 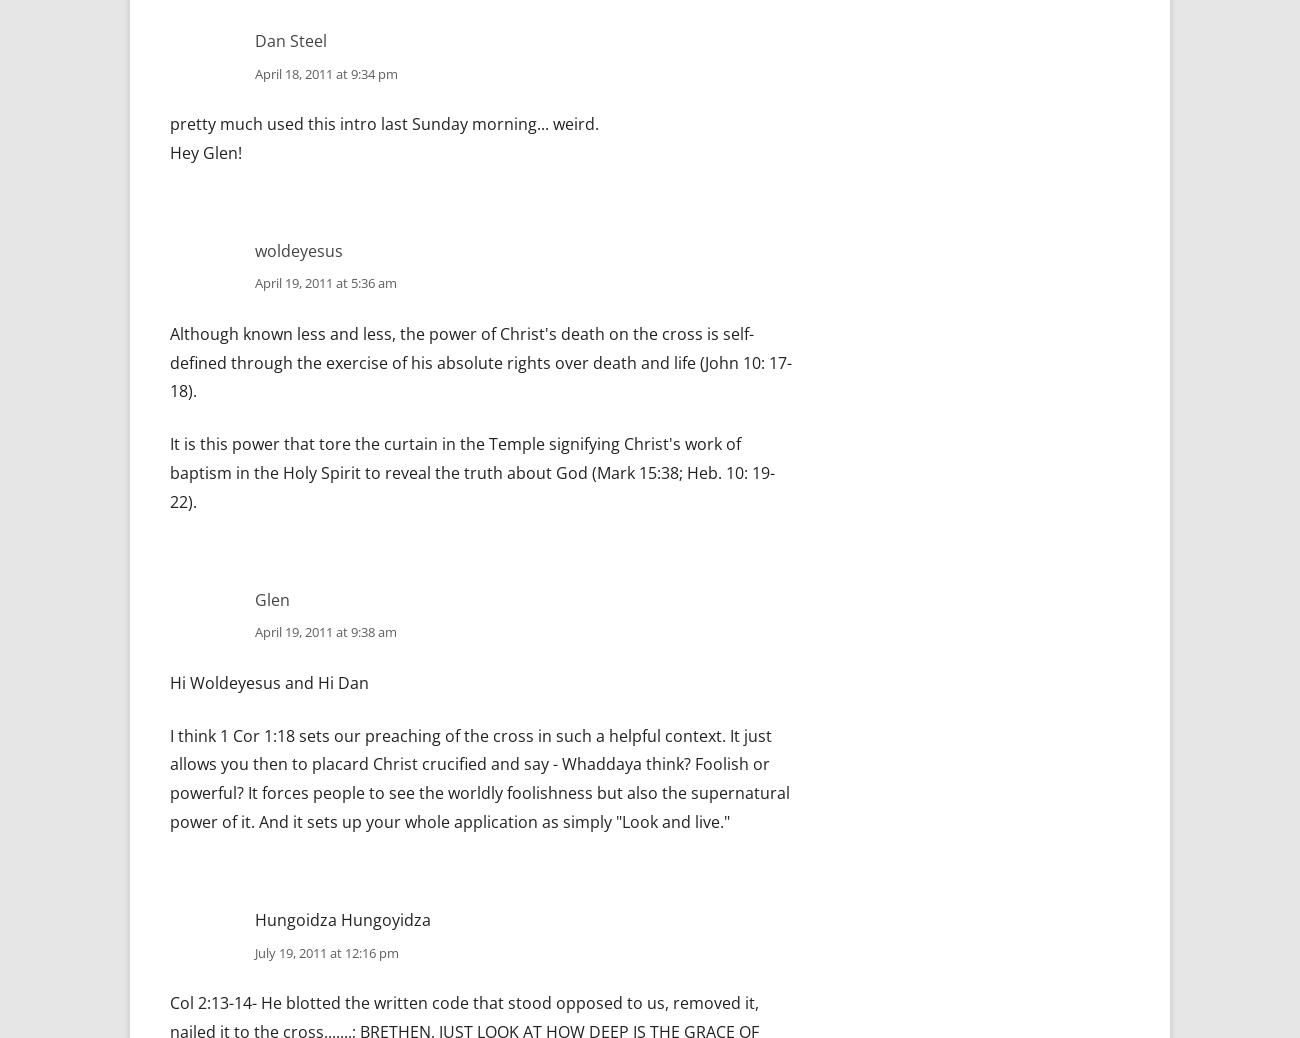 I want to click on 'April 18, 2011 at 9:34 pm', so click(x=254, y=71).